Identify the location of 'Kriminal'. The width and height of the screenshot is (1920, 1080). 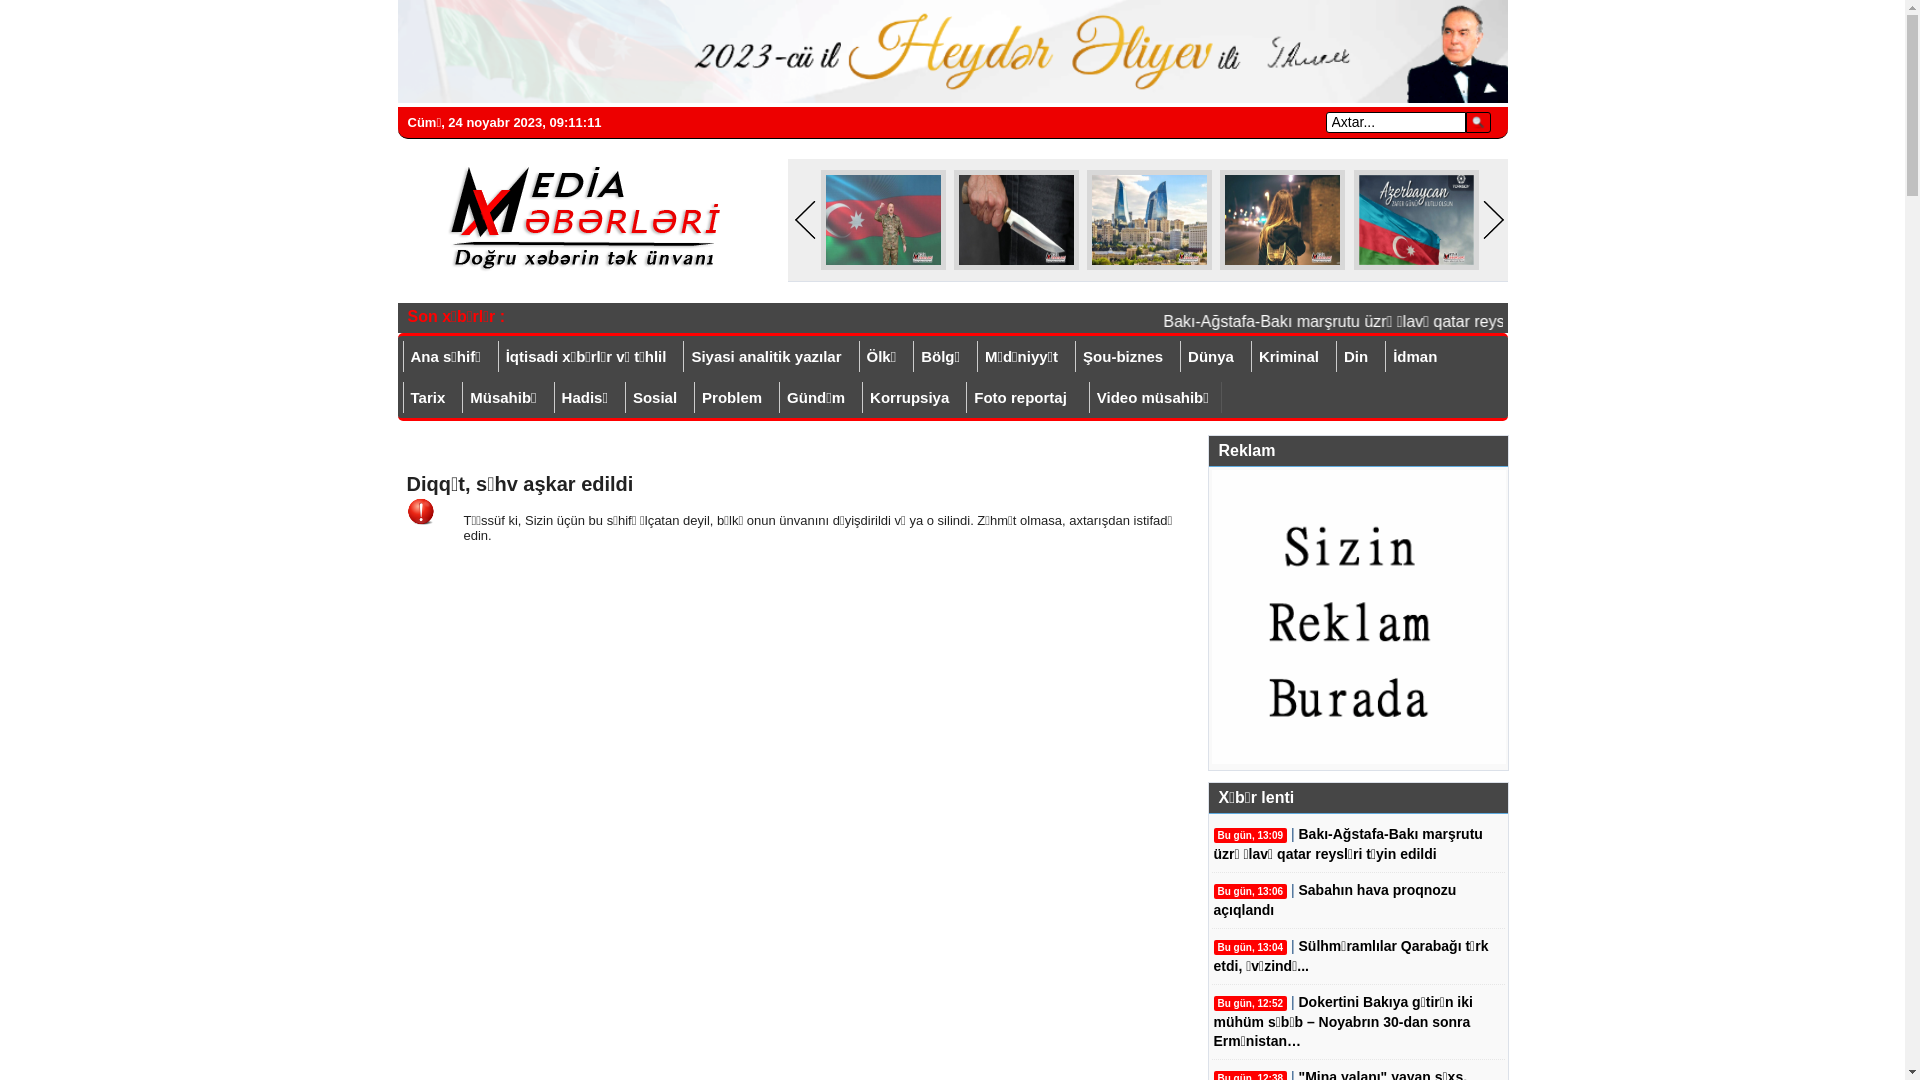
(1250, 355).